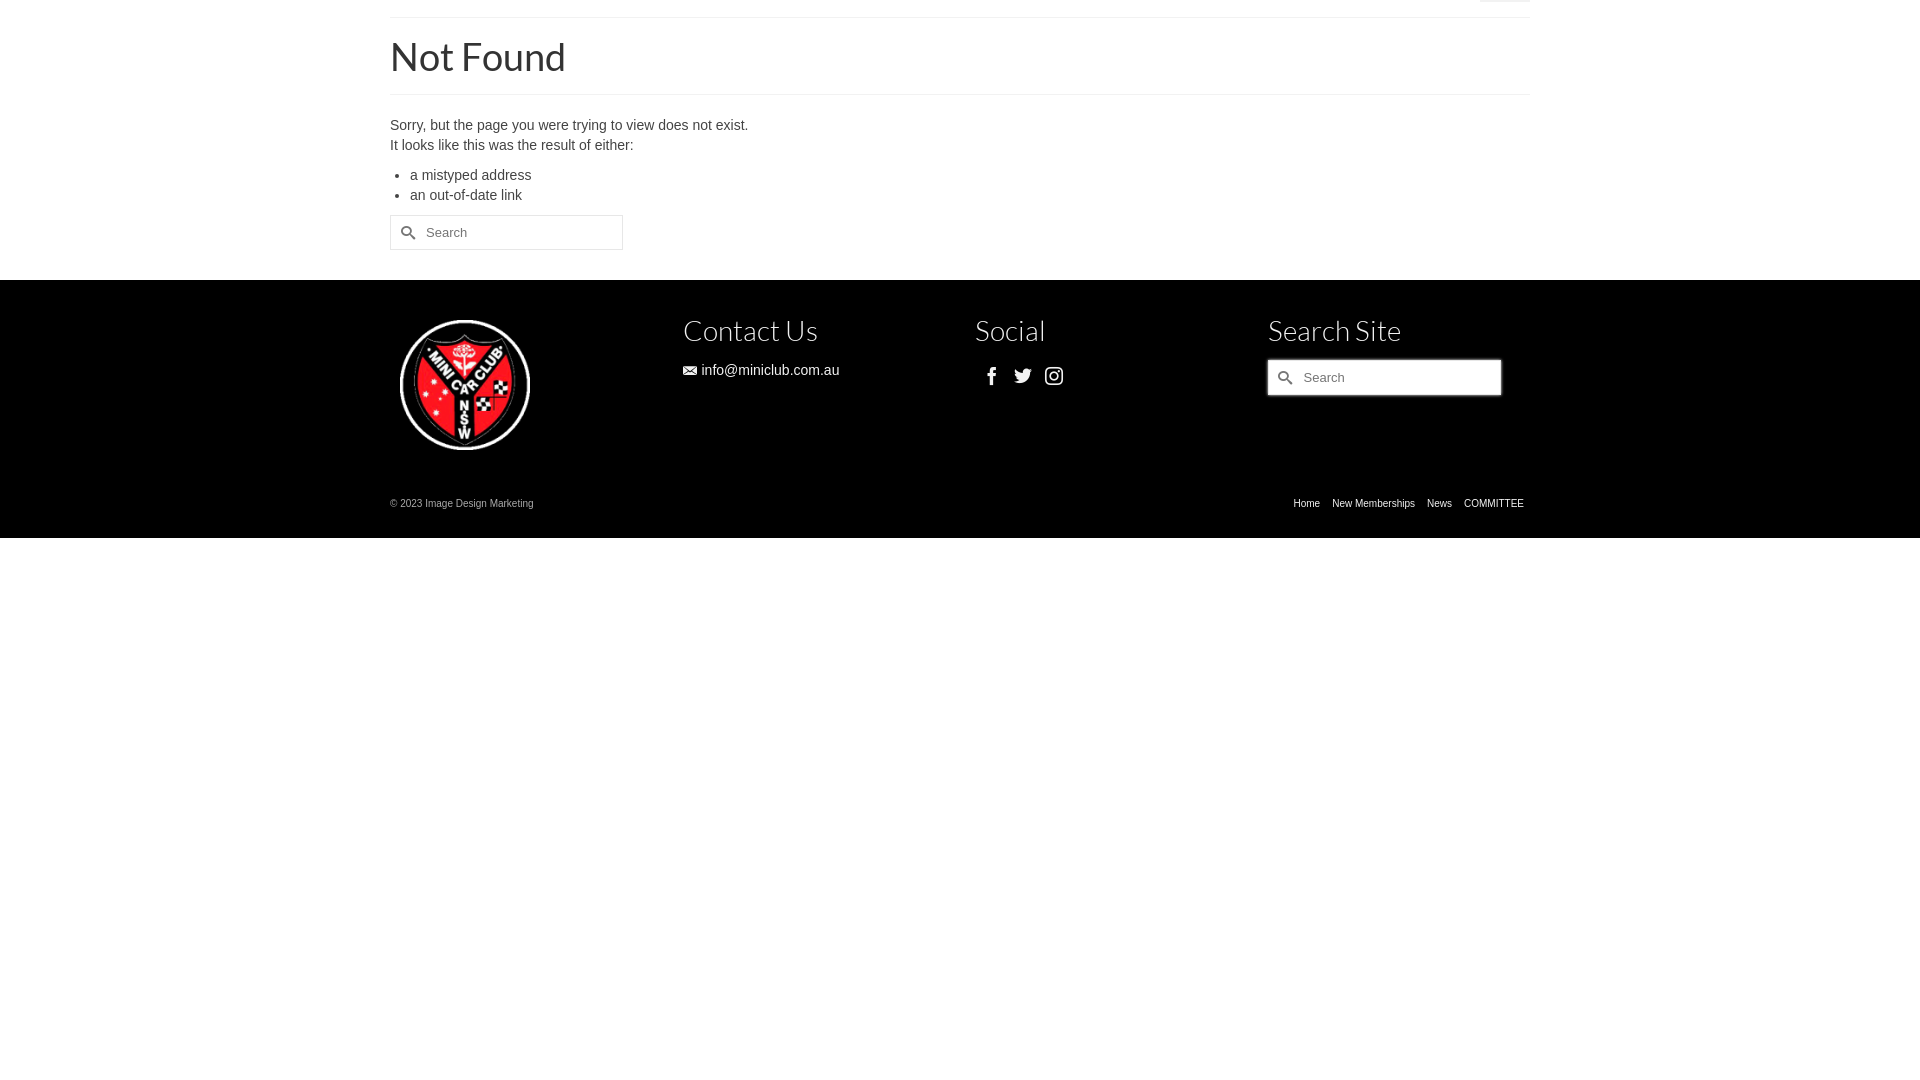 The height and width of the screenshot is (1080, 1920). Describe the element at coordinates (1458, 503) in the screenshot. I see `'COMMITTEE'` at that location.